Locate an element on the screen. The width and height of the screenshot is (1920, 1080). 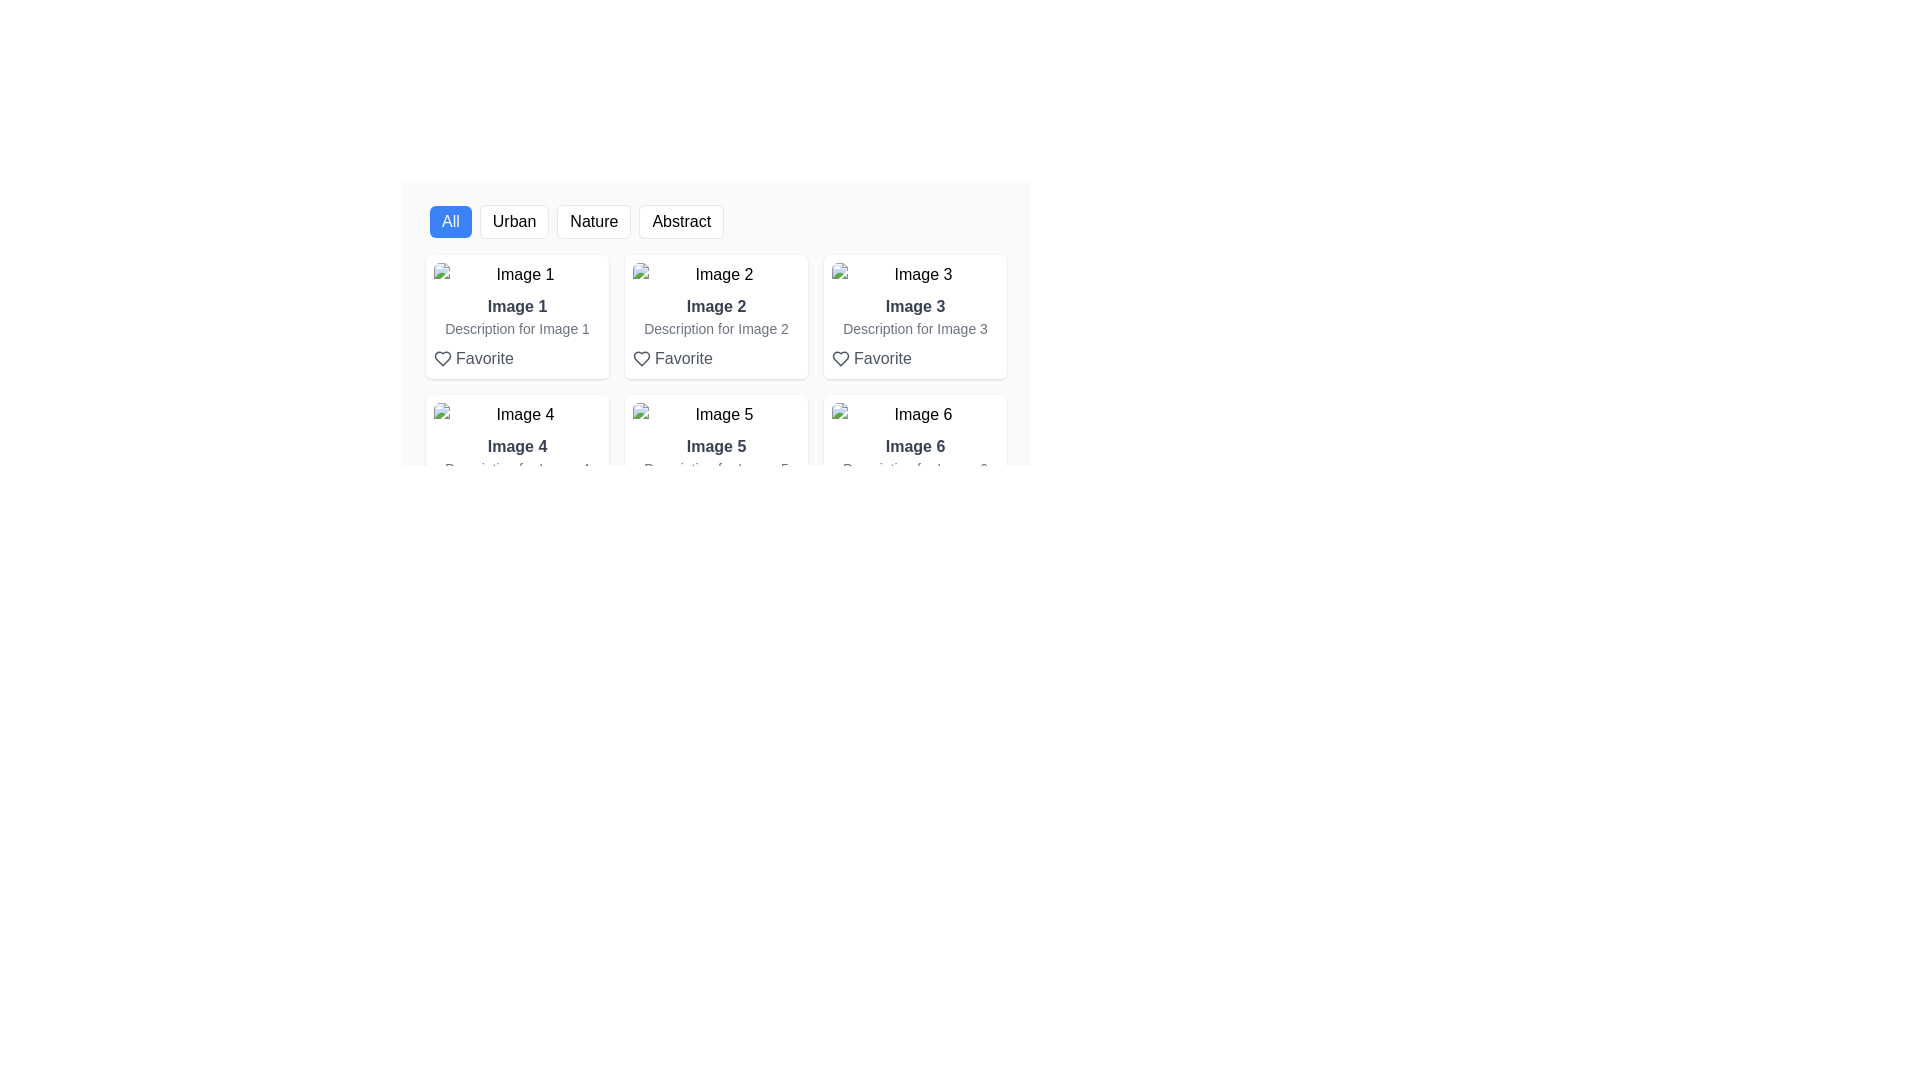
the card component that displays an image with its title and description, and includes an interactive 'Favorite' button, located as the third item in the first row of the grid layout is located at coordinates (914, 315).